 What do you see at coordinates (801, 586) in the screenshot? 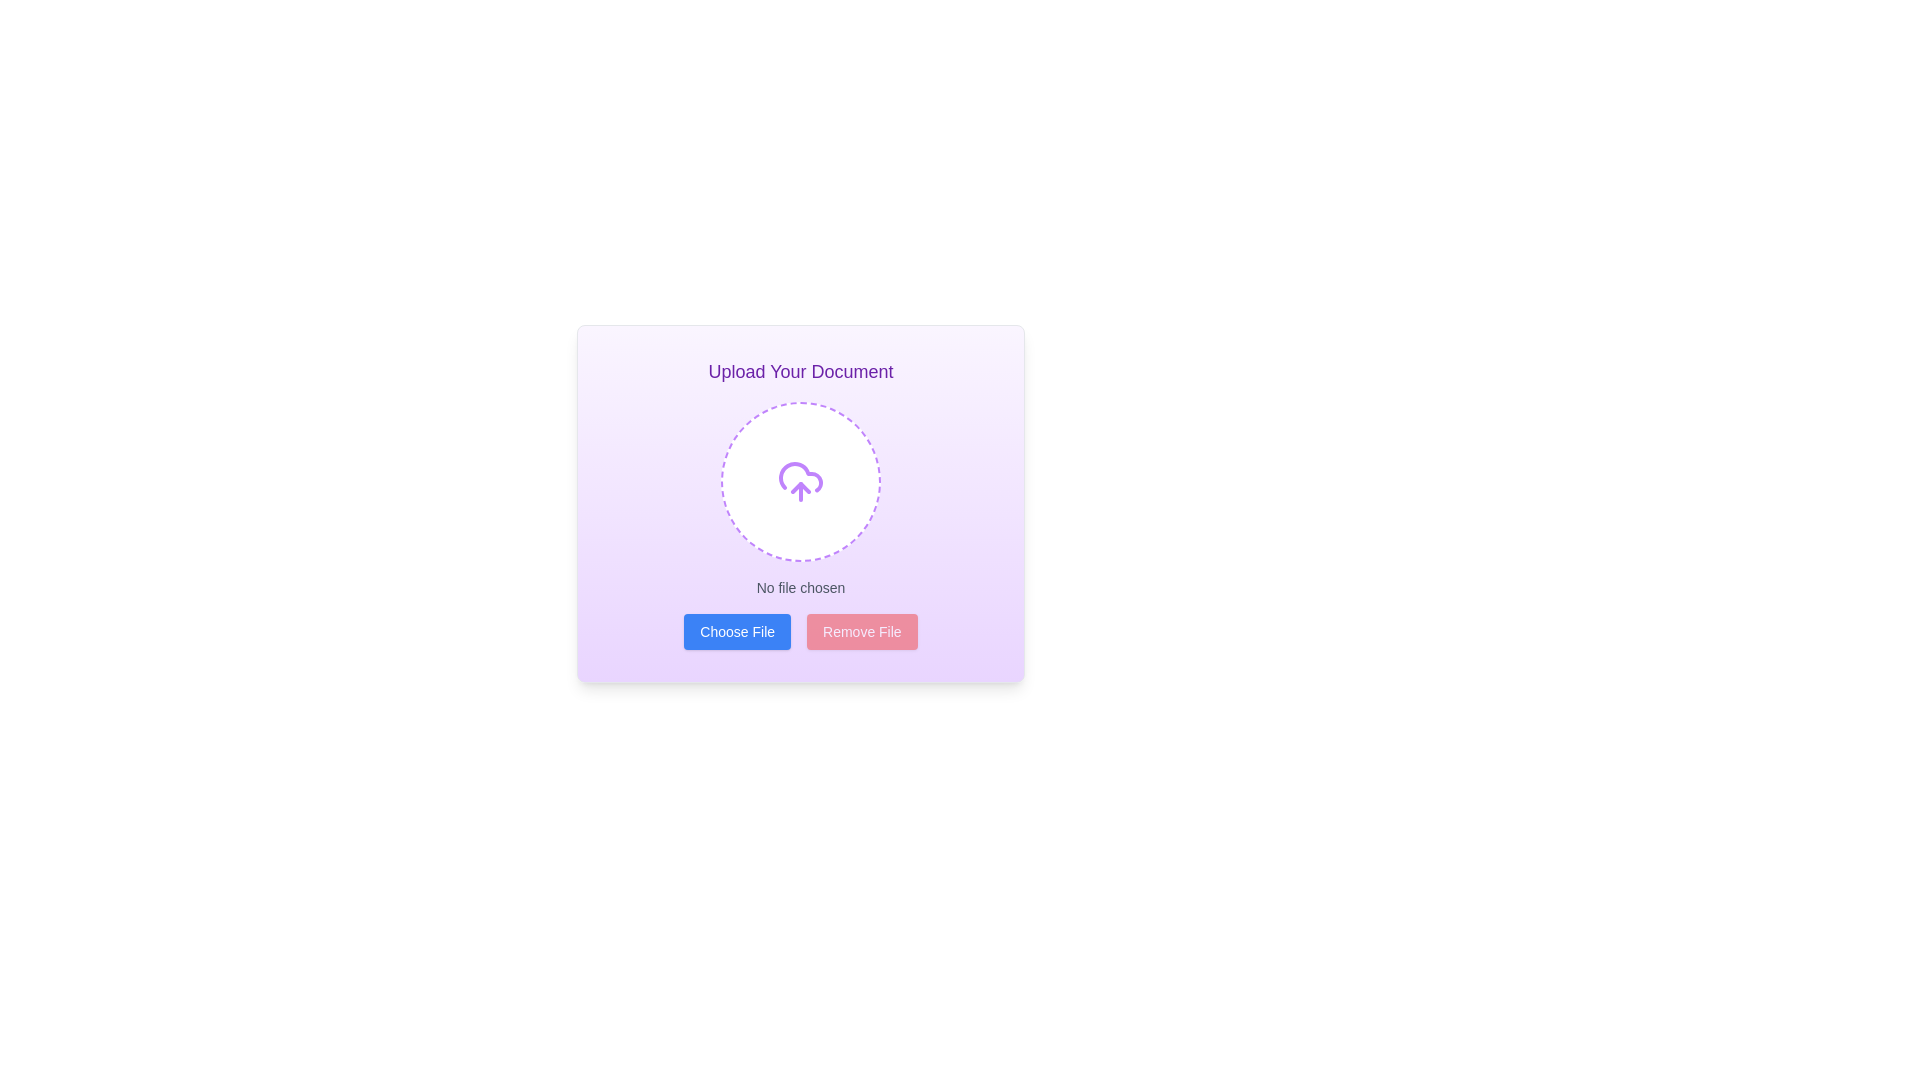
I see `the text label displaying 'No file chosen', which is located below the upload icon in the 'Upload Your Document' panel` at bounding box center [801, 586].